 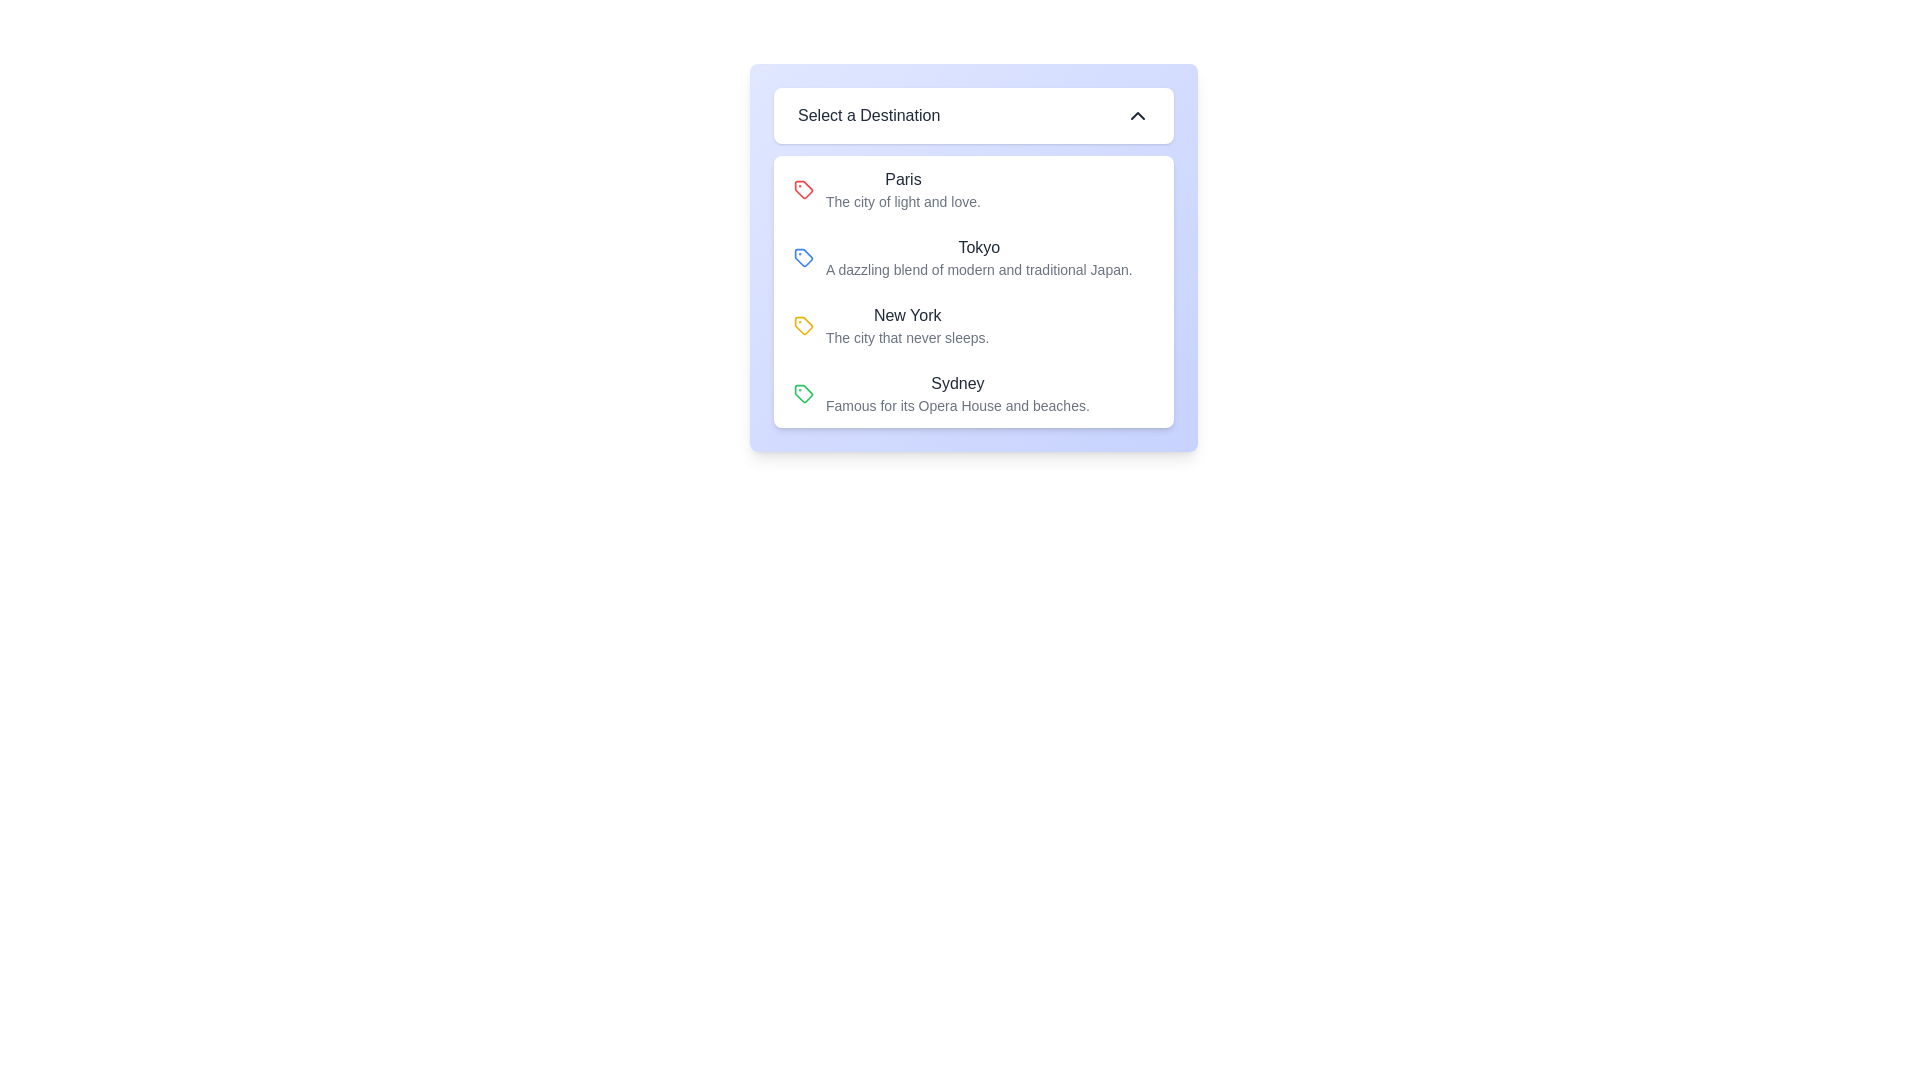 What do you see at coordinates (906, 325) in the screenshot?
I see `the third list item displaying the destination option for 'New York'` at bounding box center [906, 325].